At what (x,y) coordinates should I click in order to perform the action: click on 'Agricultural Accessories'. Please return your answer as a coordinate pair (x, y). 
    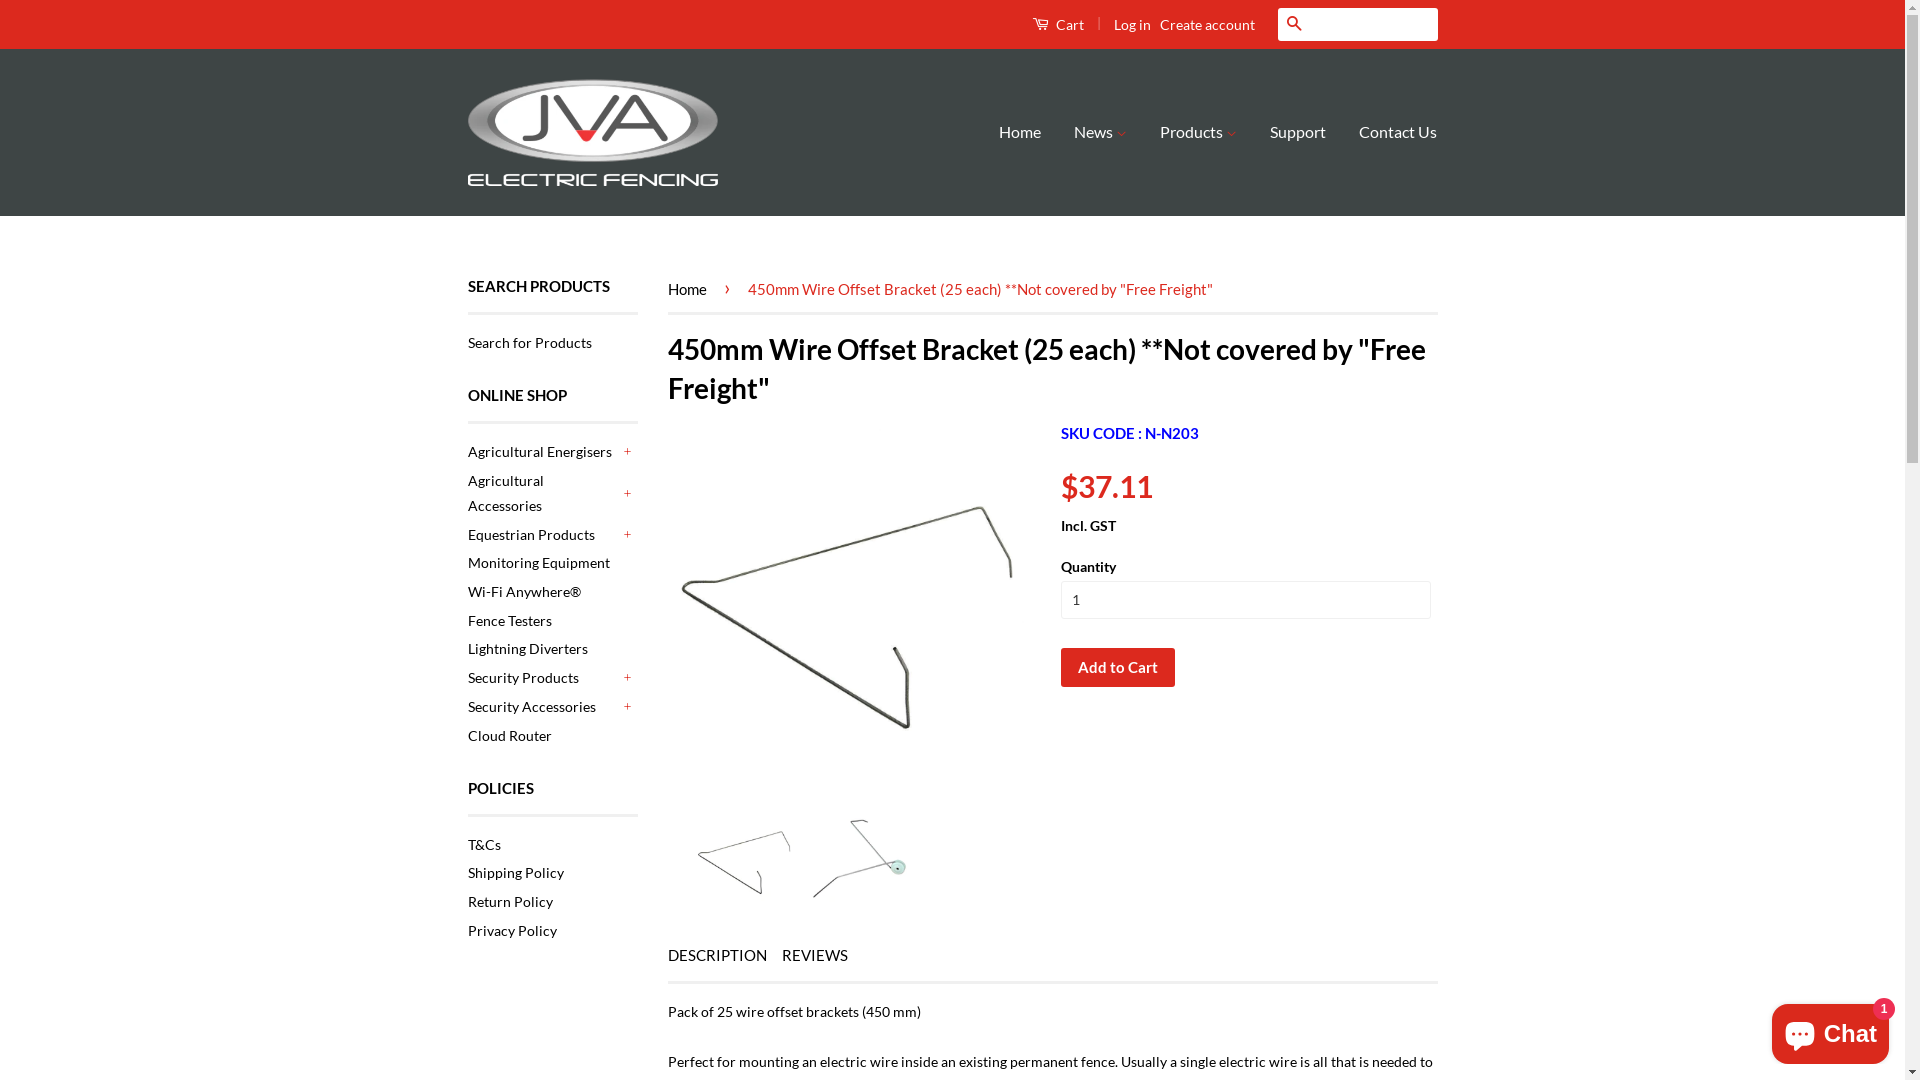
    Looking at the image, I should click on (542, 493).